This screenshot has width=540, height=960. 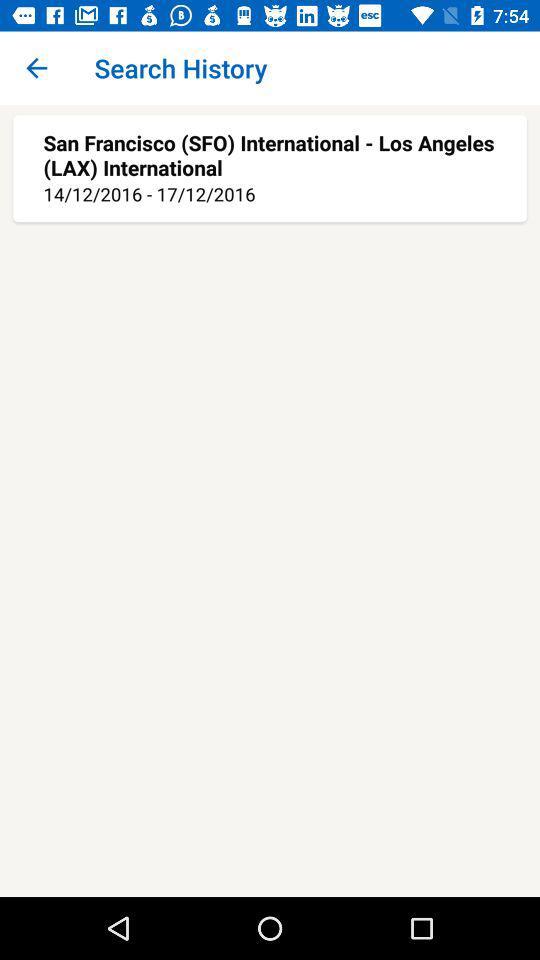 What do you see at coordinates (270, 194) in the screenshot?
I see `the 14 12 2016 item` at bounding box center [270, 194].